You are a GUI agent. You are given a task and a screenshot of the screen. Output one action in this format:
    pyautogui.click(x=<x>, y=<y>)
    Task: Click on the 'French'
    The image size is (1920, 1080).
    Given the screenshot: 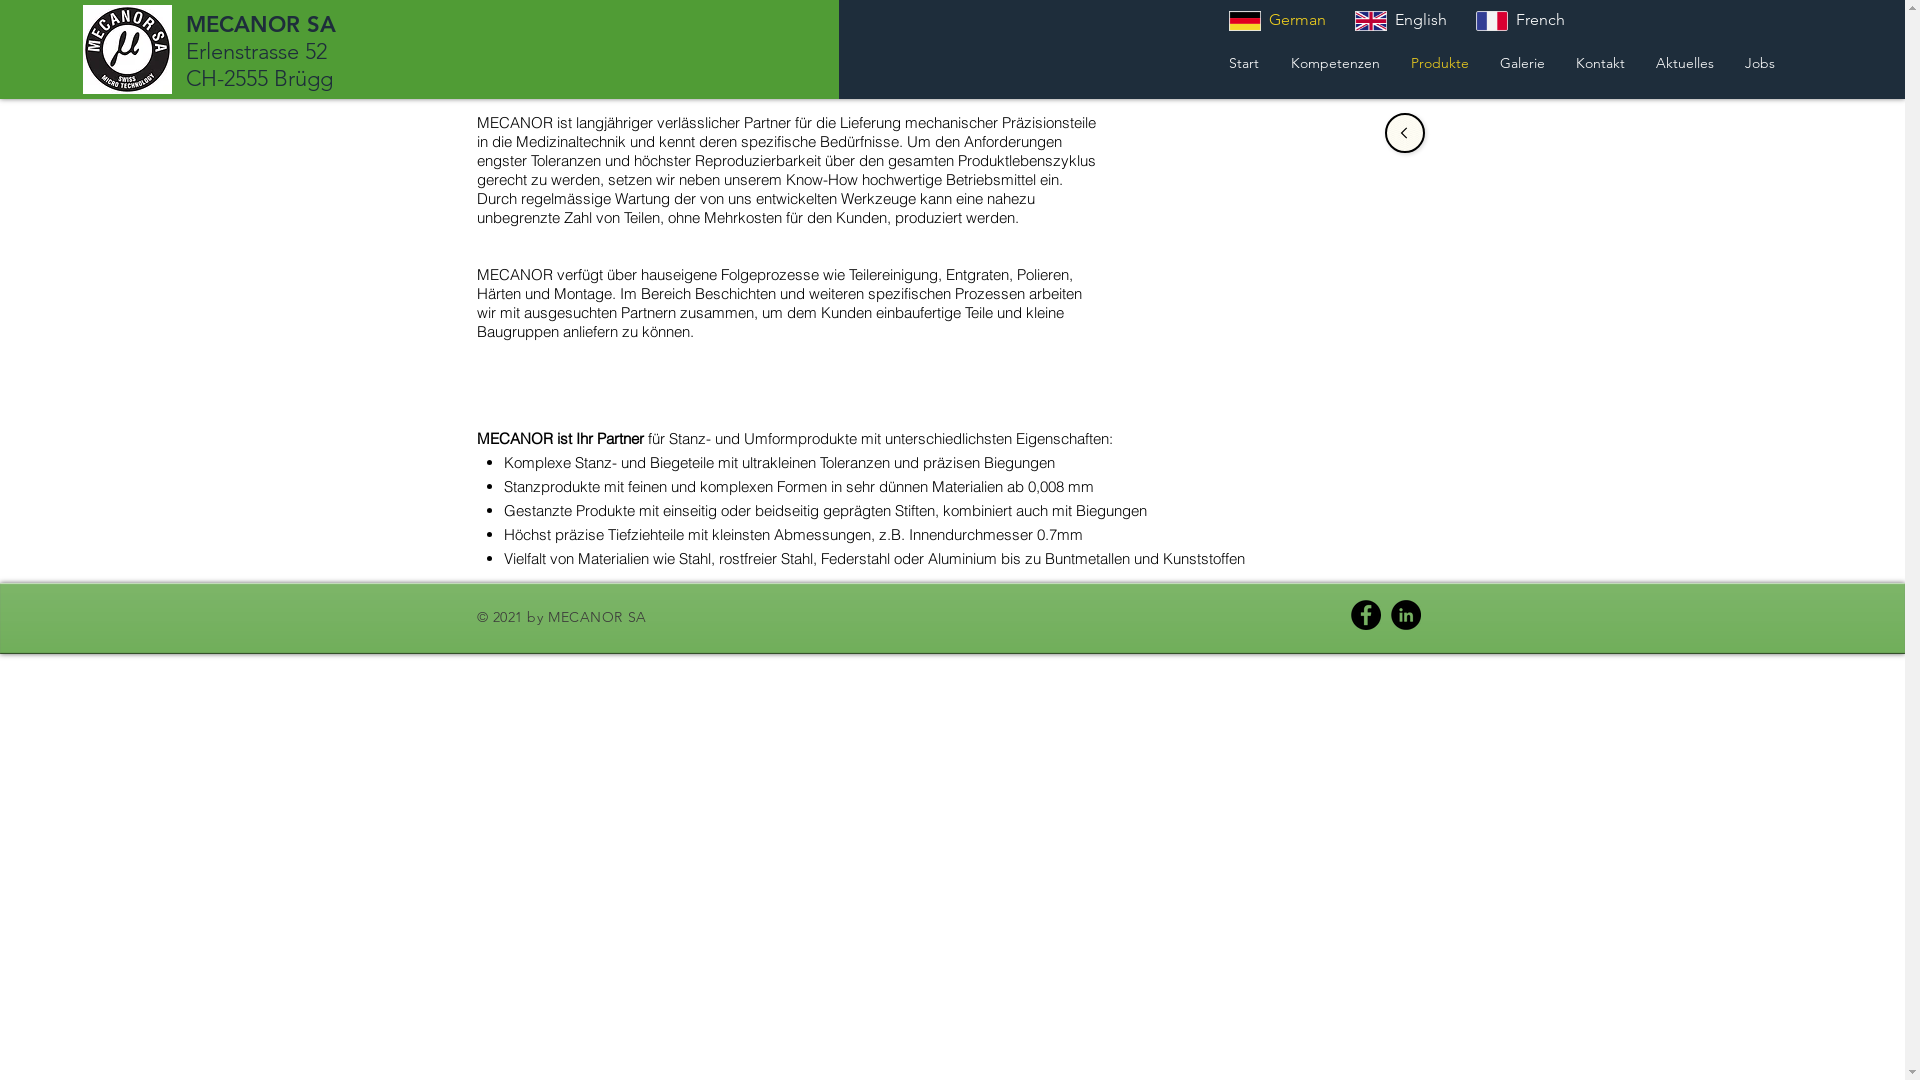 What is the action you would take?
    pyautogui.click(x=1460, y=20)
    